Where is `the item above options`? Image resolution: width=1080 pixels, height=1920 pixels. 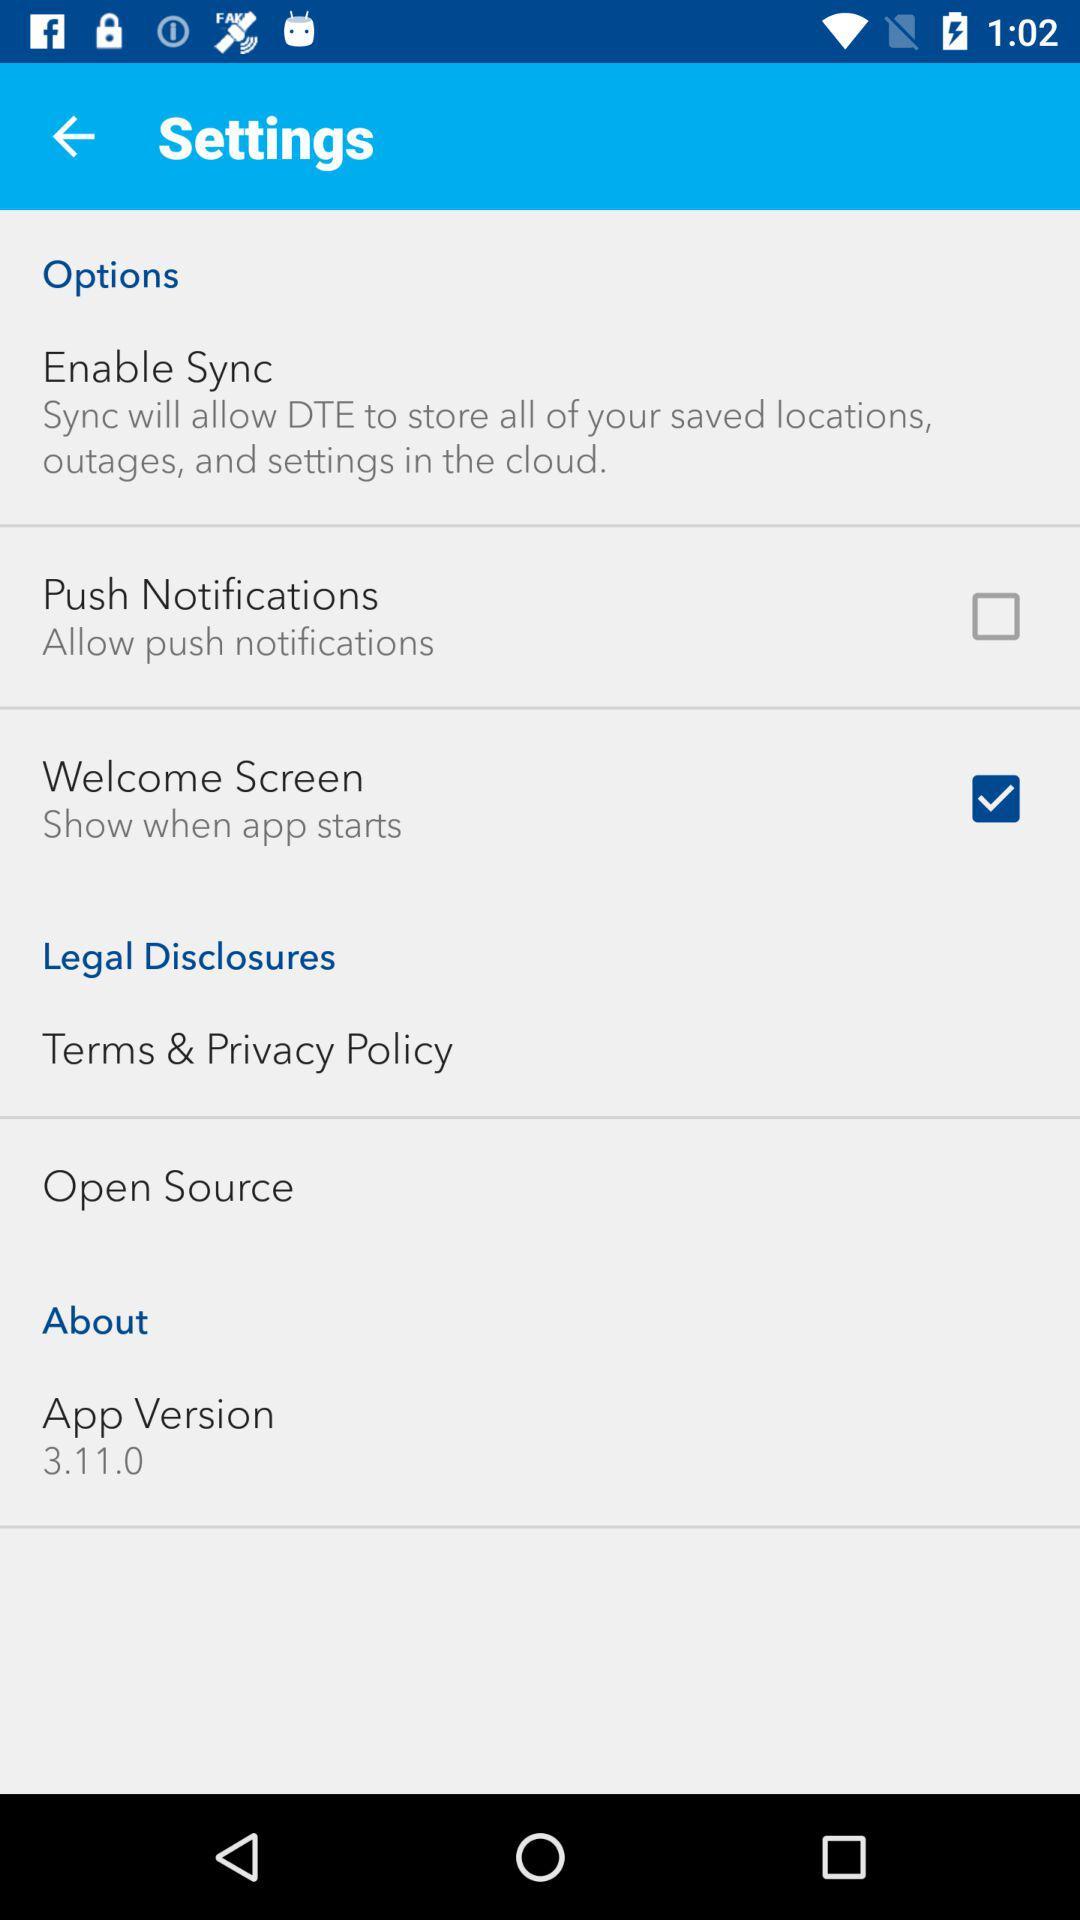 the item above options is located at coordinates (72, 135).